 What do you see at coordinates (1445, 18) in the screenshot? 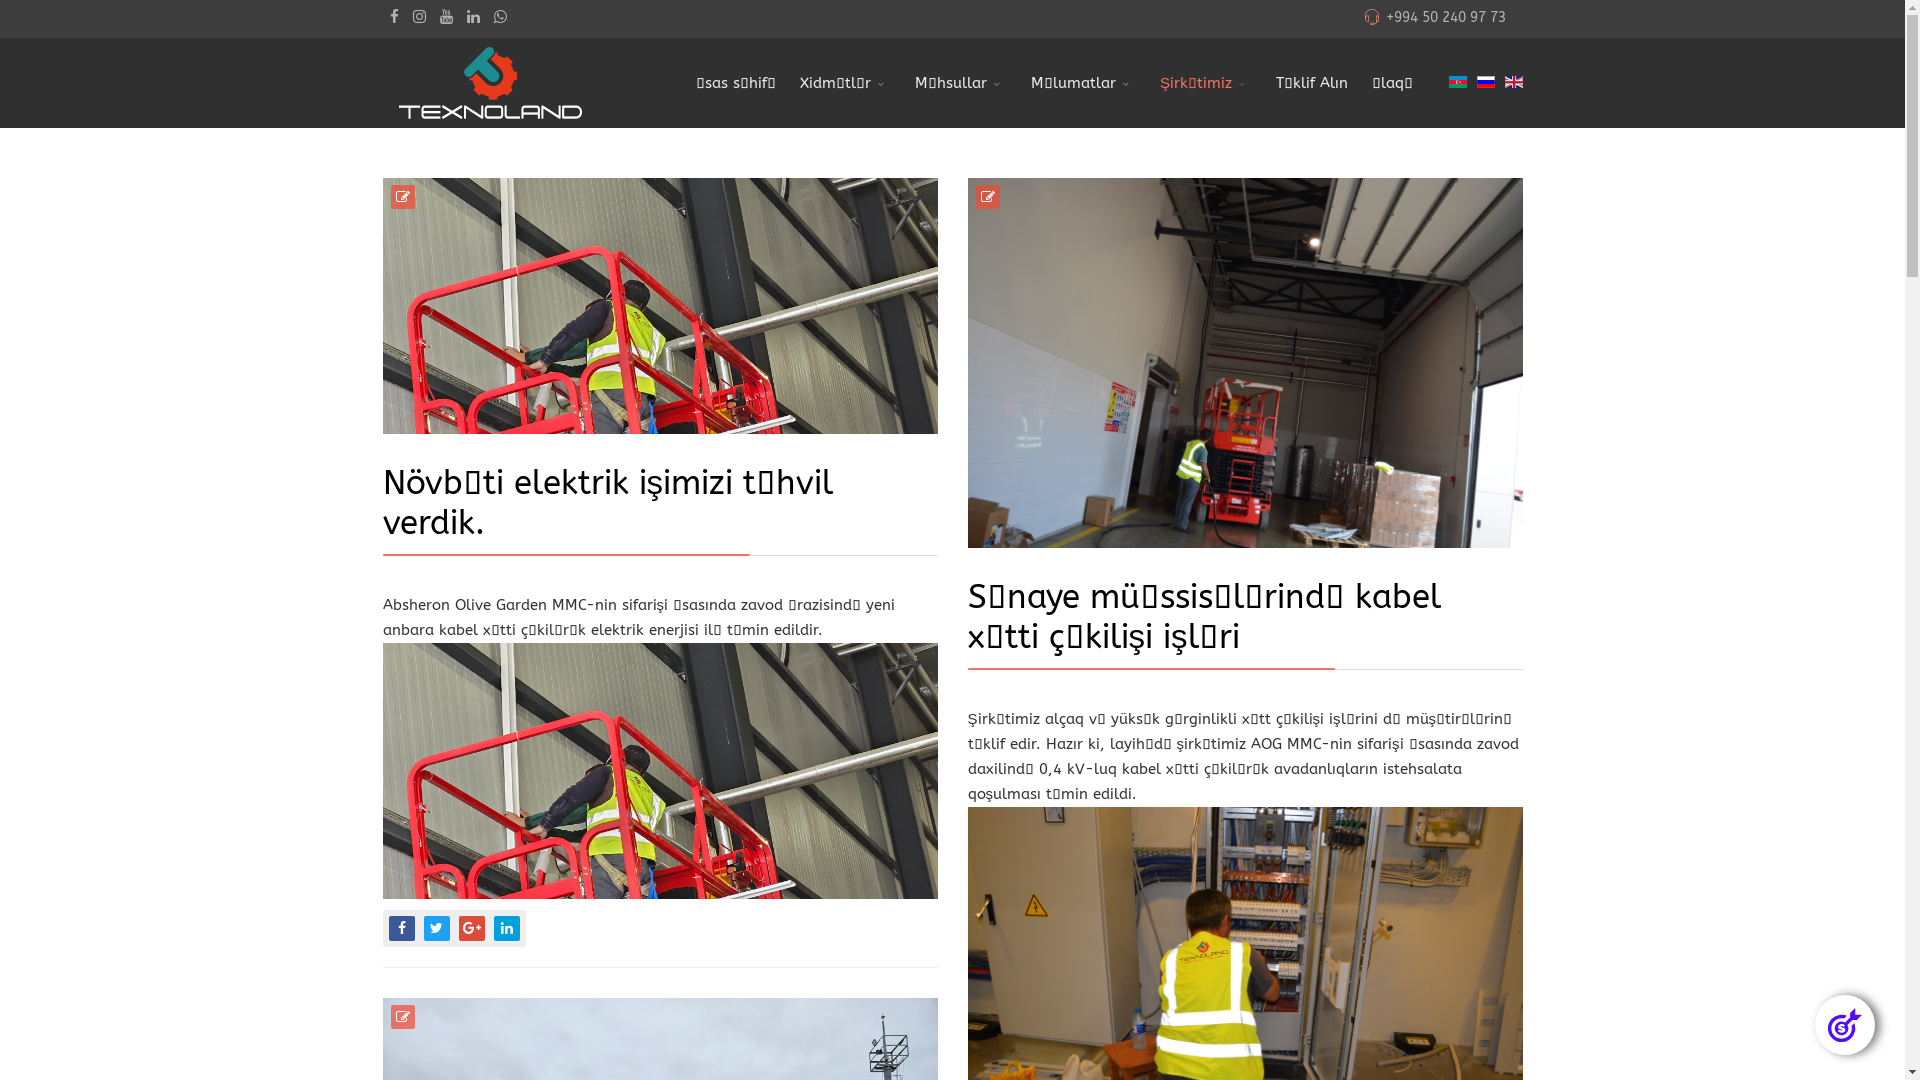
I see `'+994 50 240 97 73'` at bounding box center [1445, 18].